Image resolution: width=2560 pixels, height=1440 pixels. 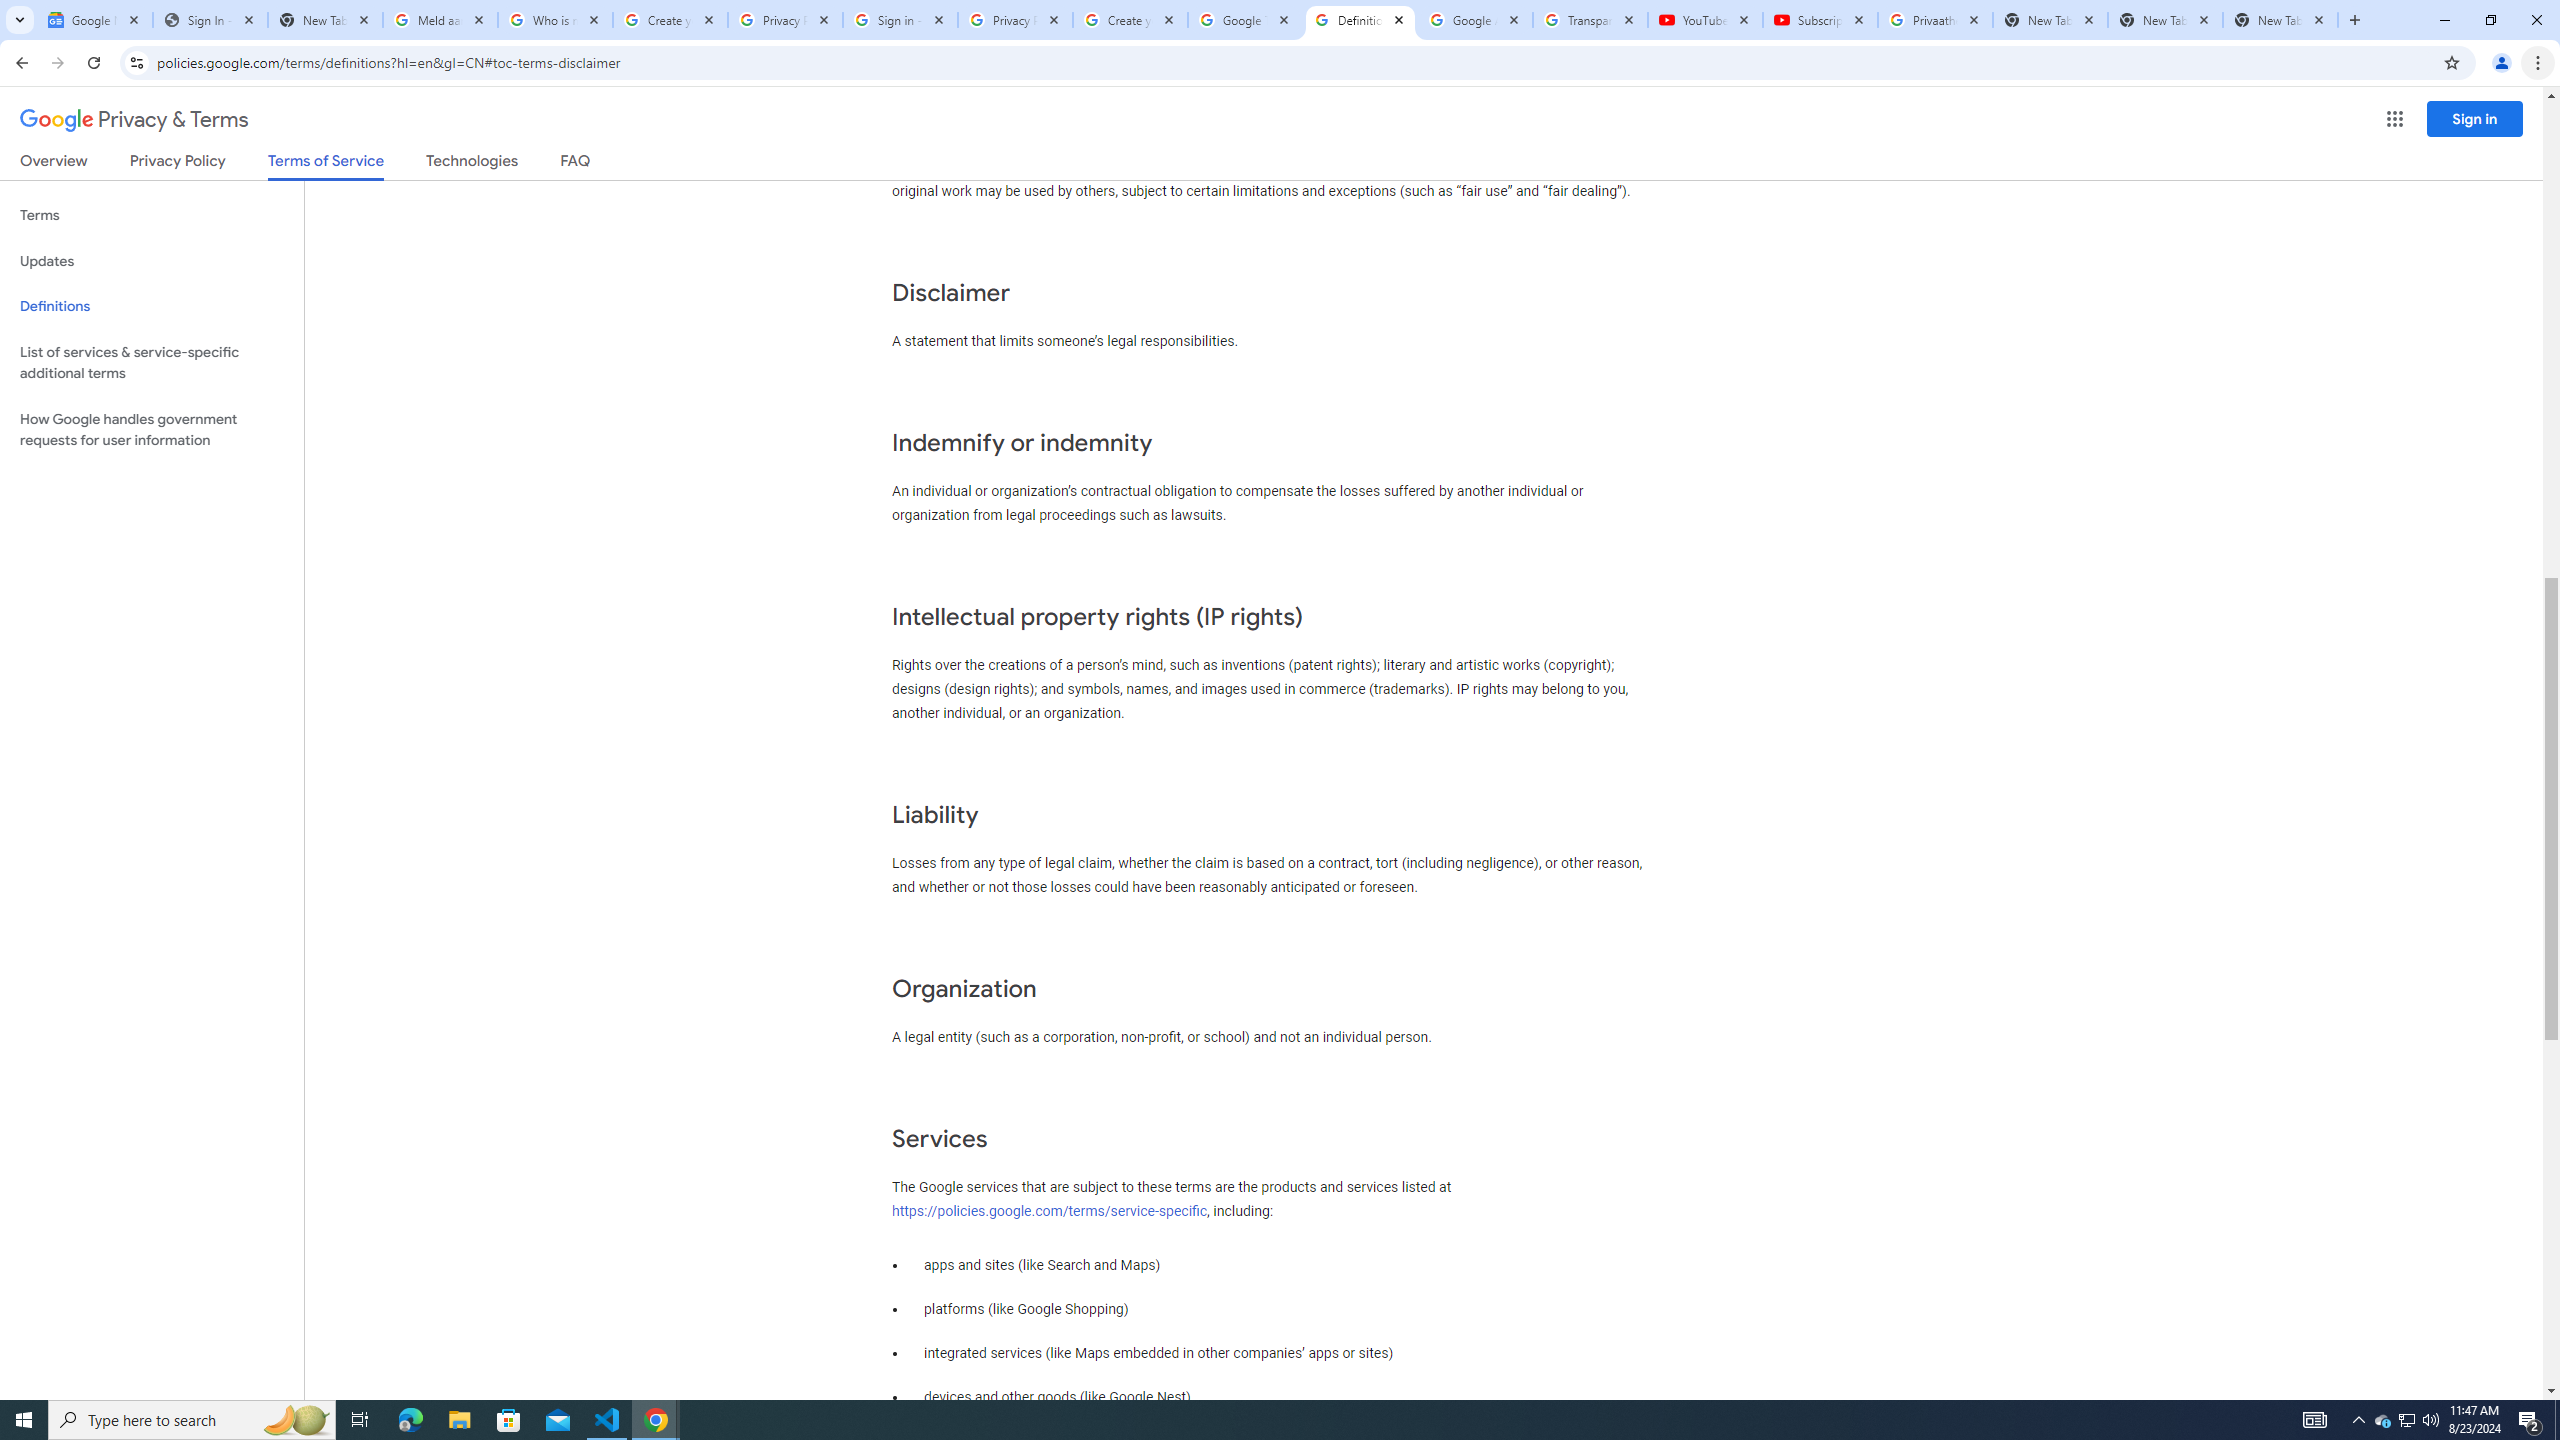 I want to click on 'FAQ', so click(x=575, y=164).